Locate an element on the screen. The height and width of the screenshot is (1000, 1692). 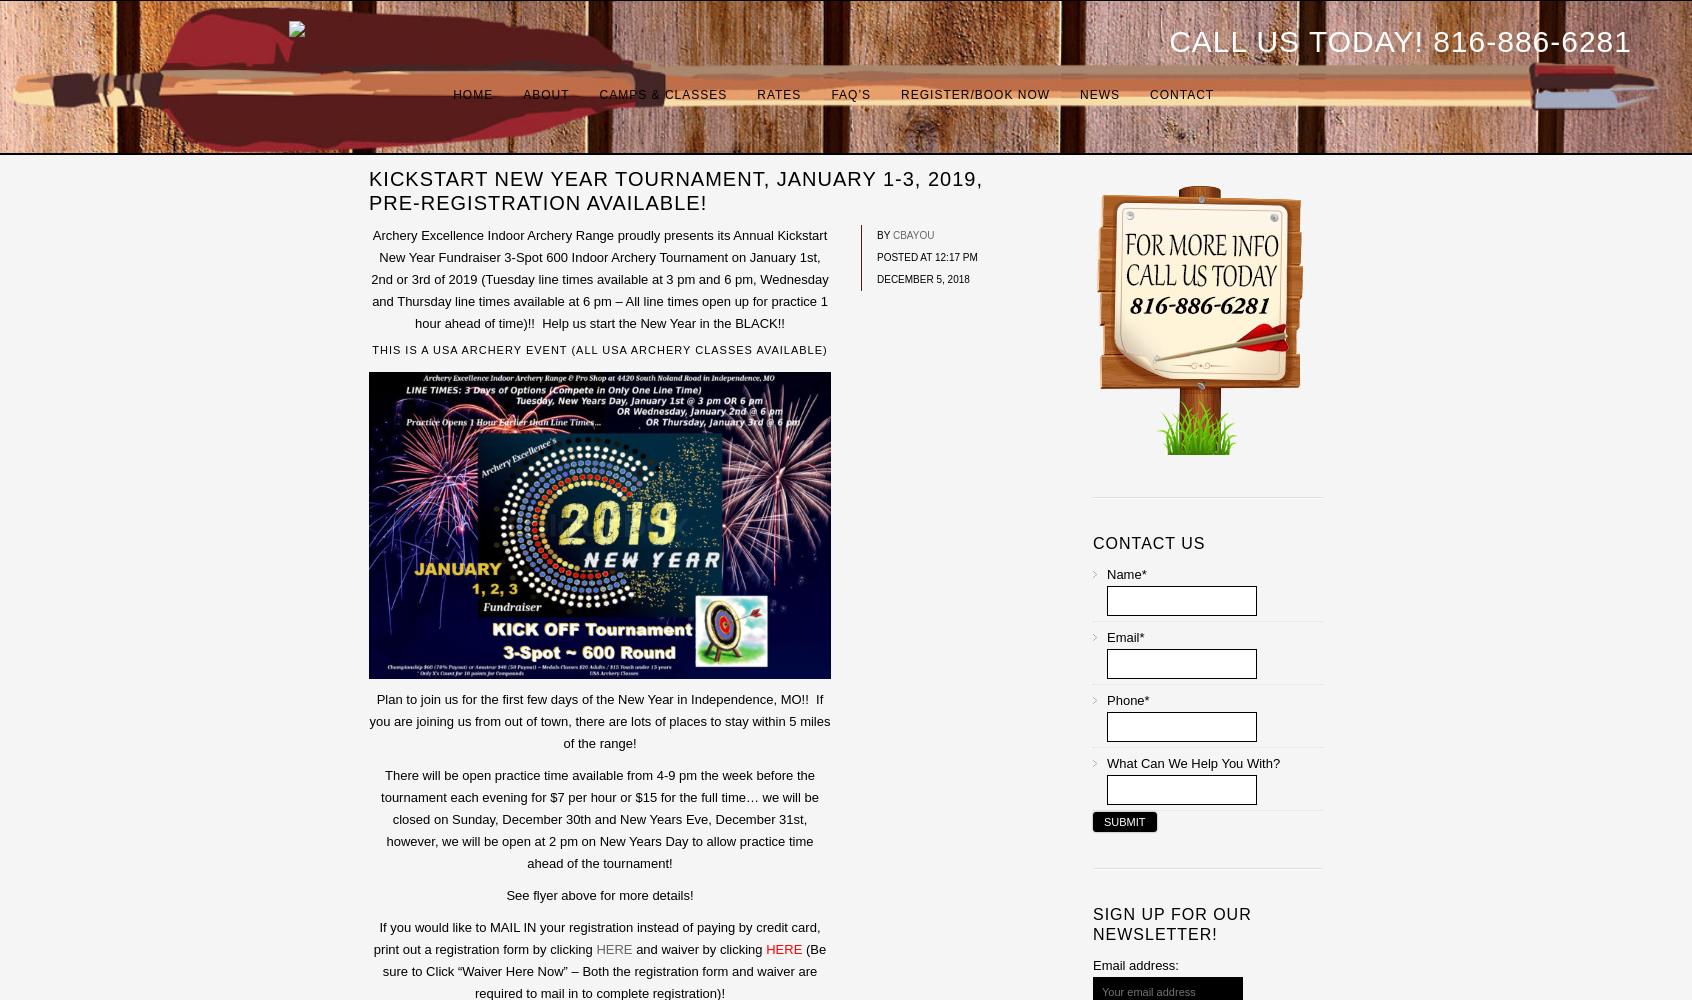
'What can we help you with?' is located at coordinates (1192, 763).